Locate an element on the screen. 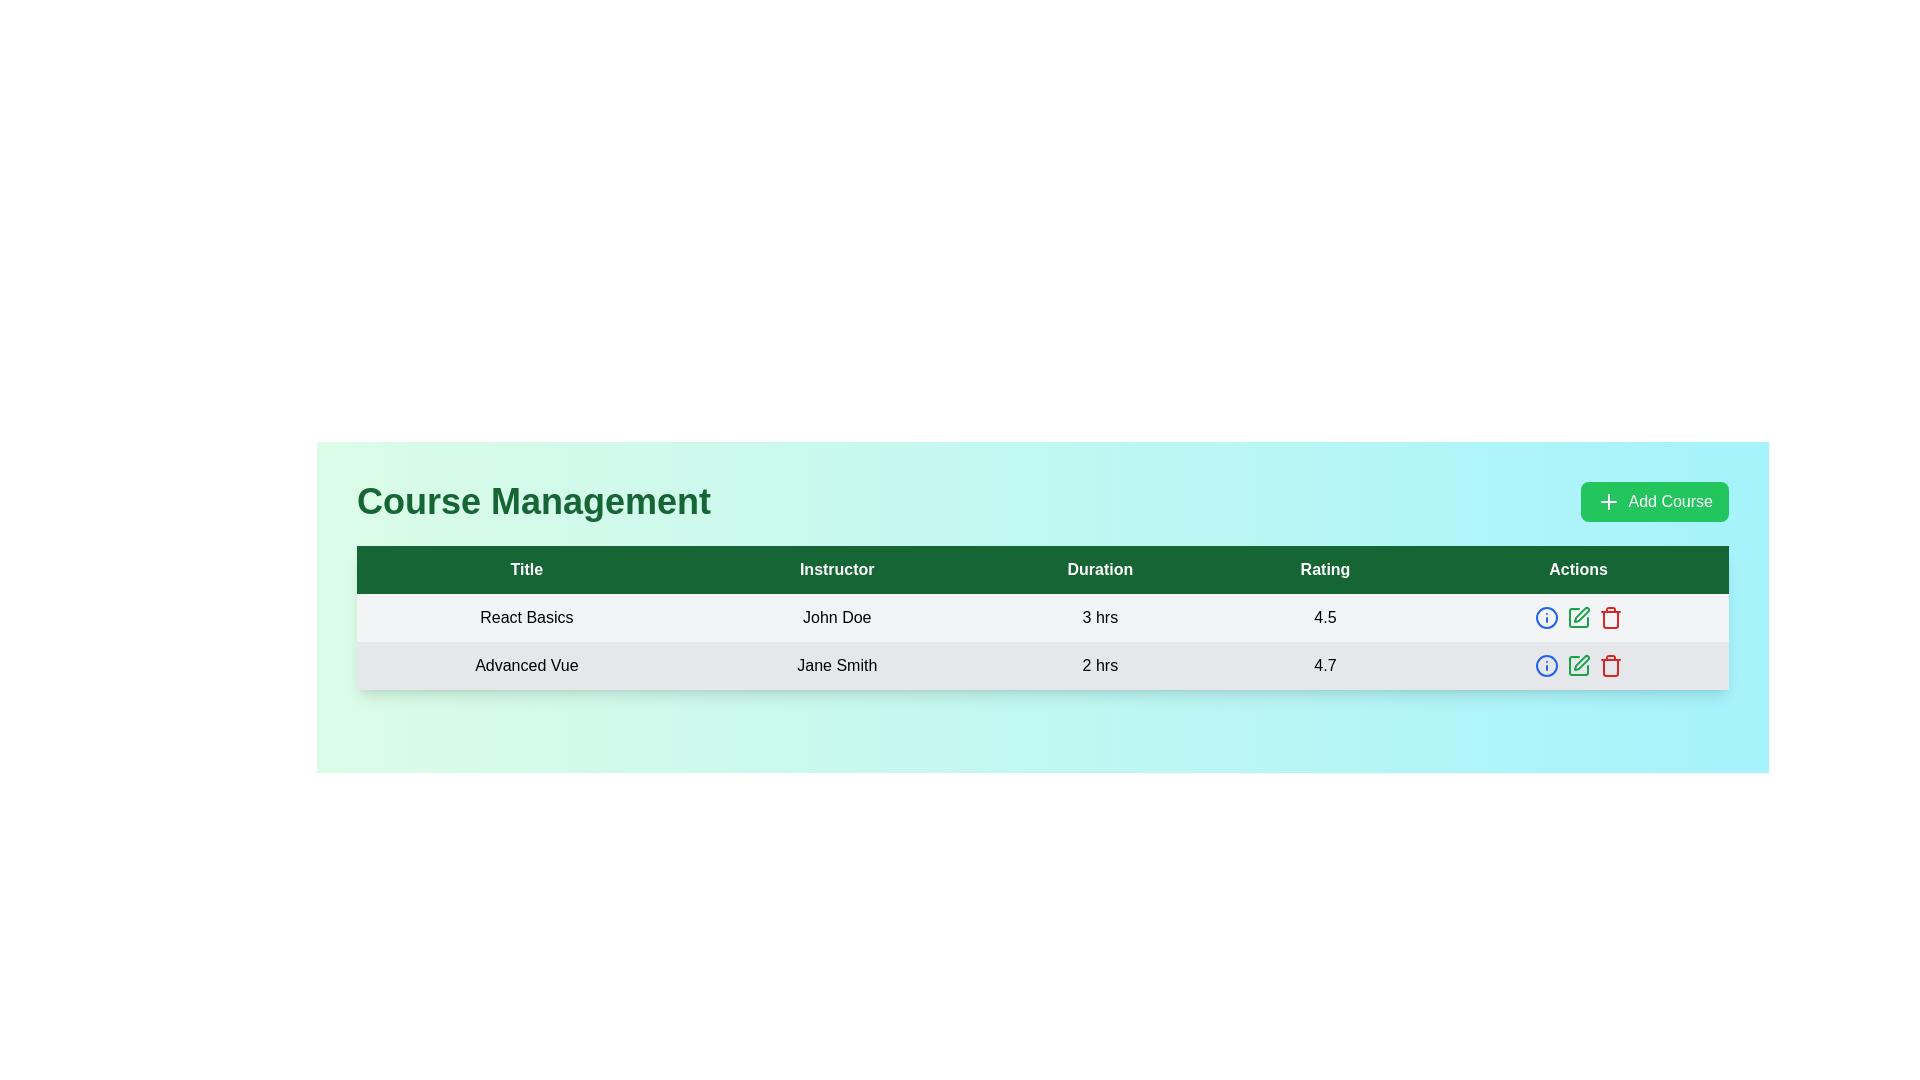 The height and width of the screenshot is (1080, 1920). the circular SVG icon in the 'Actions' column of the second row for the 'Advanced Vue' course is located at coordinates (1545, 666).